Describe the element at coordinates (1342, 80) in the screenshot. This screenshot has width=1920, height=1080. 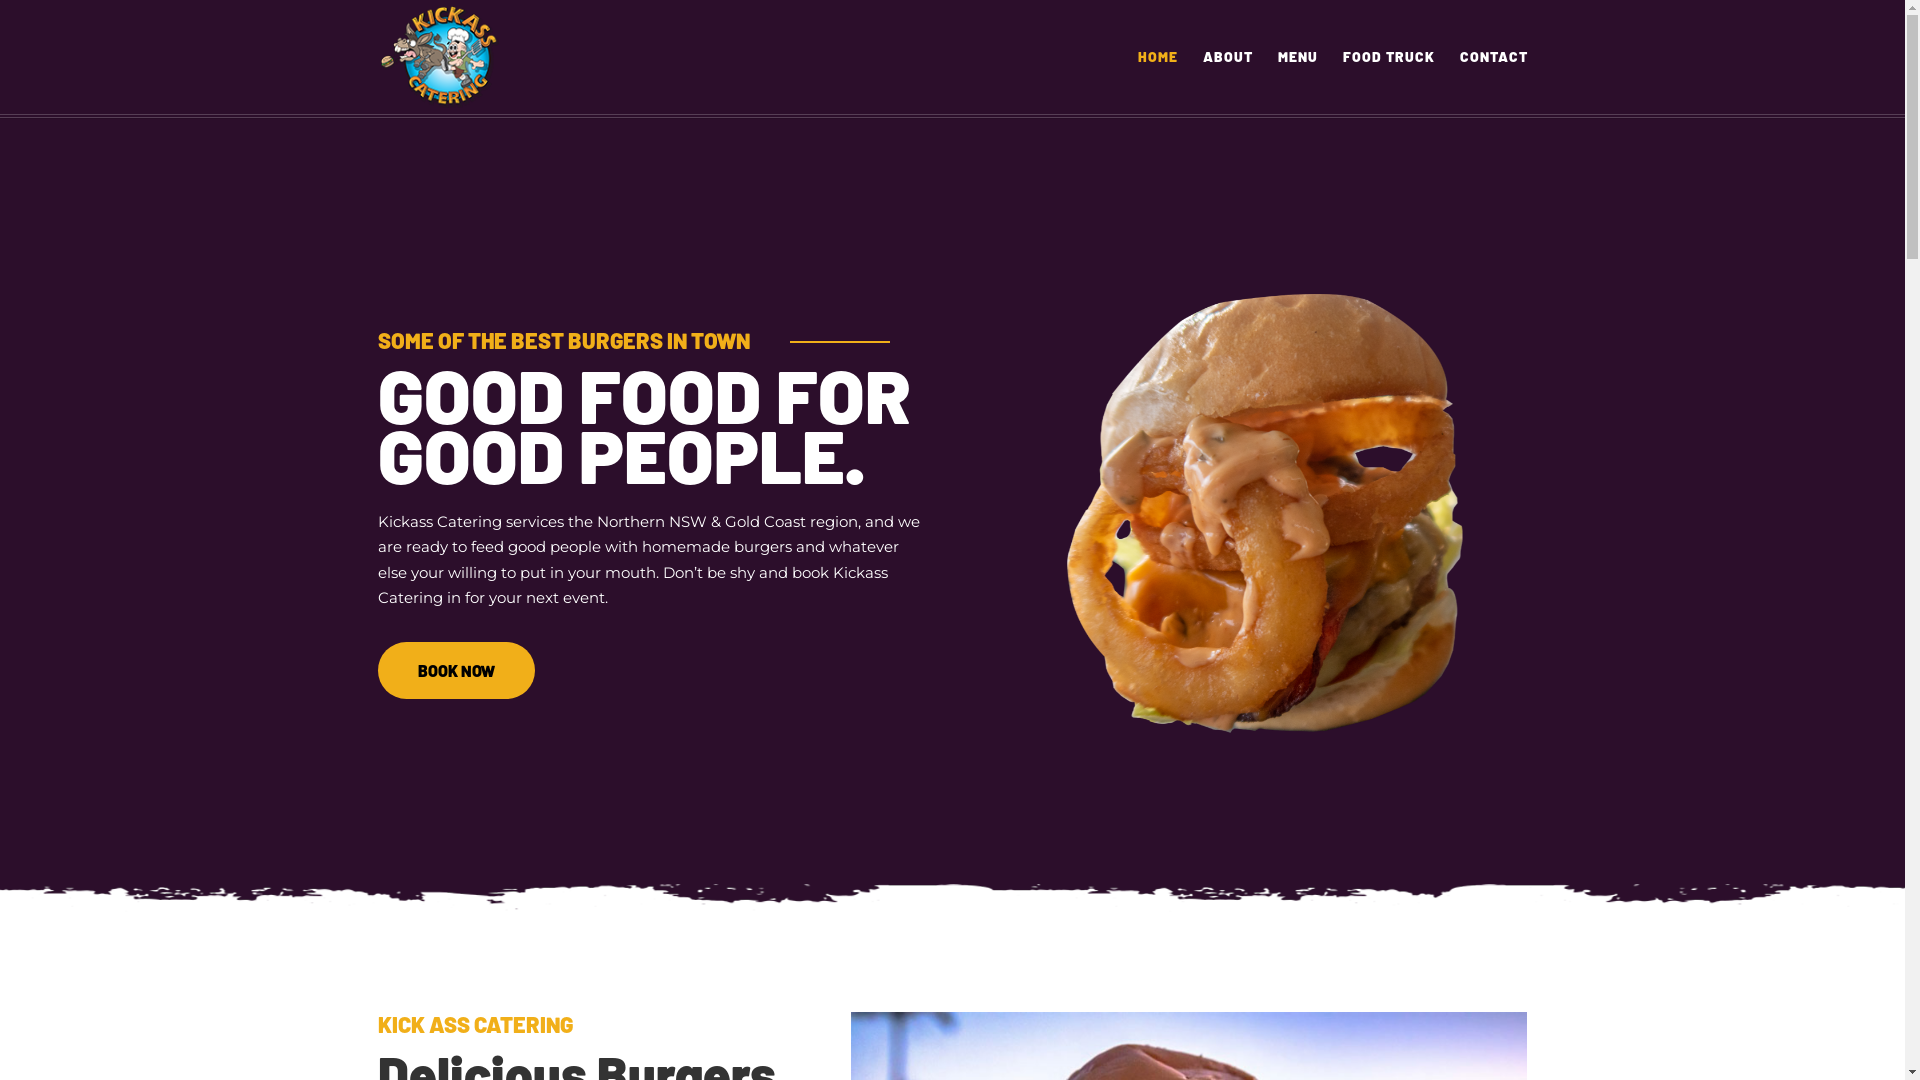
I see `'FOOD TRUCK'` at that location.